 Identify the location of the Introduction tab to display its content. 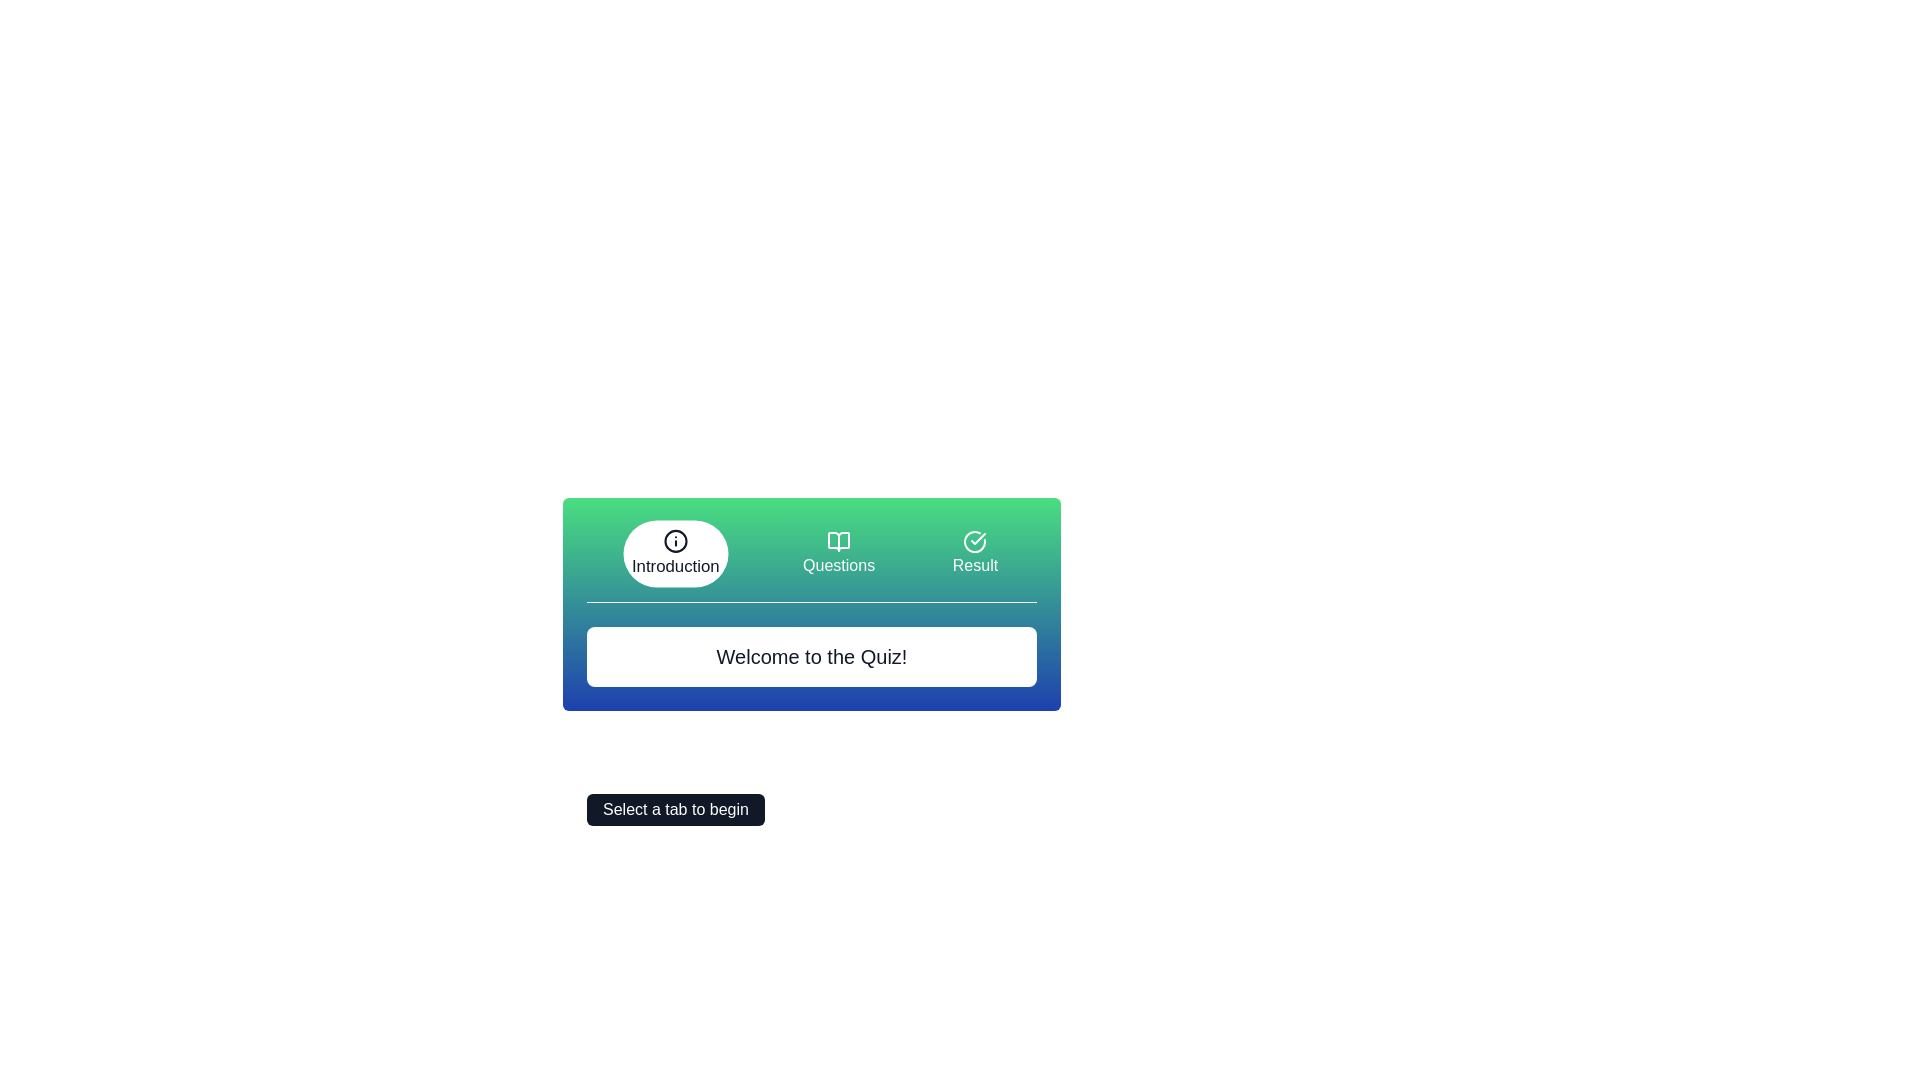
(675, 554).